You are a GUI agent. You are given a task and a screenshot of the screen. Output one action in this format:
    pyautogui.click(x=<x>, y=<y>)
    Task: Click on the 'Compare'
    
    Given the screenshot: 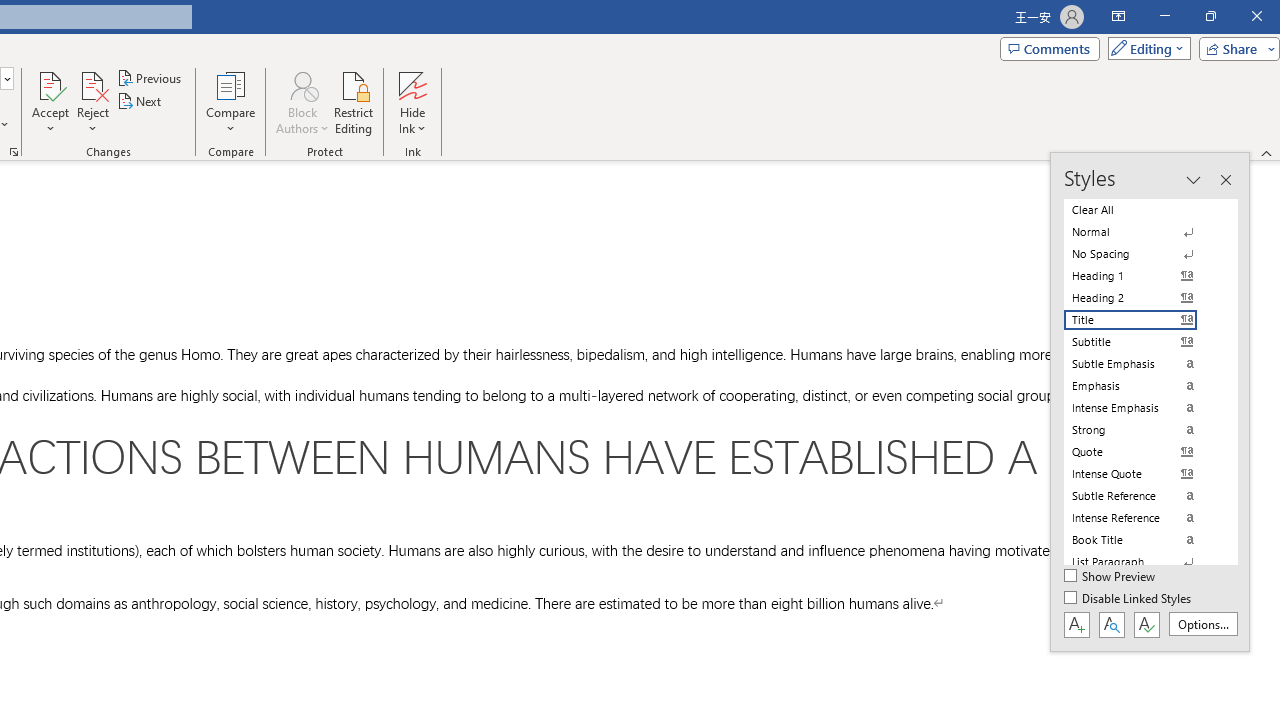 What is the action you would take?
    pyautogui.click(x=231, y=103)
    